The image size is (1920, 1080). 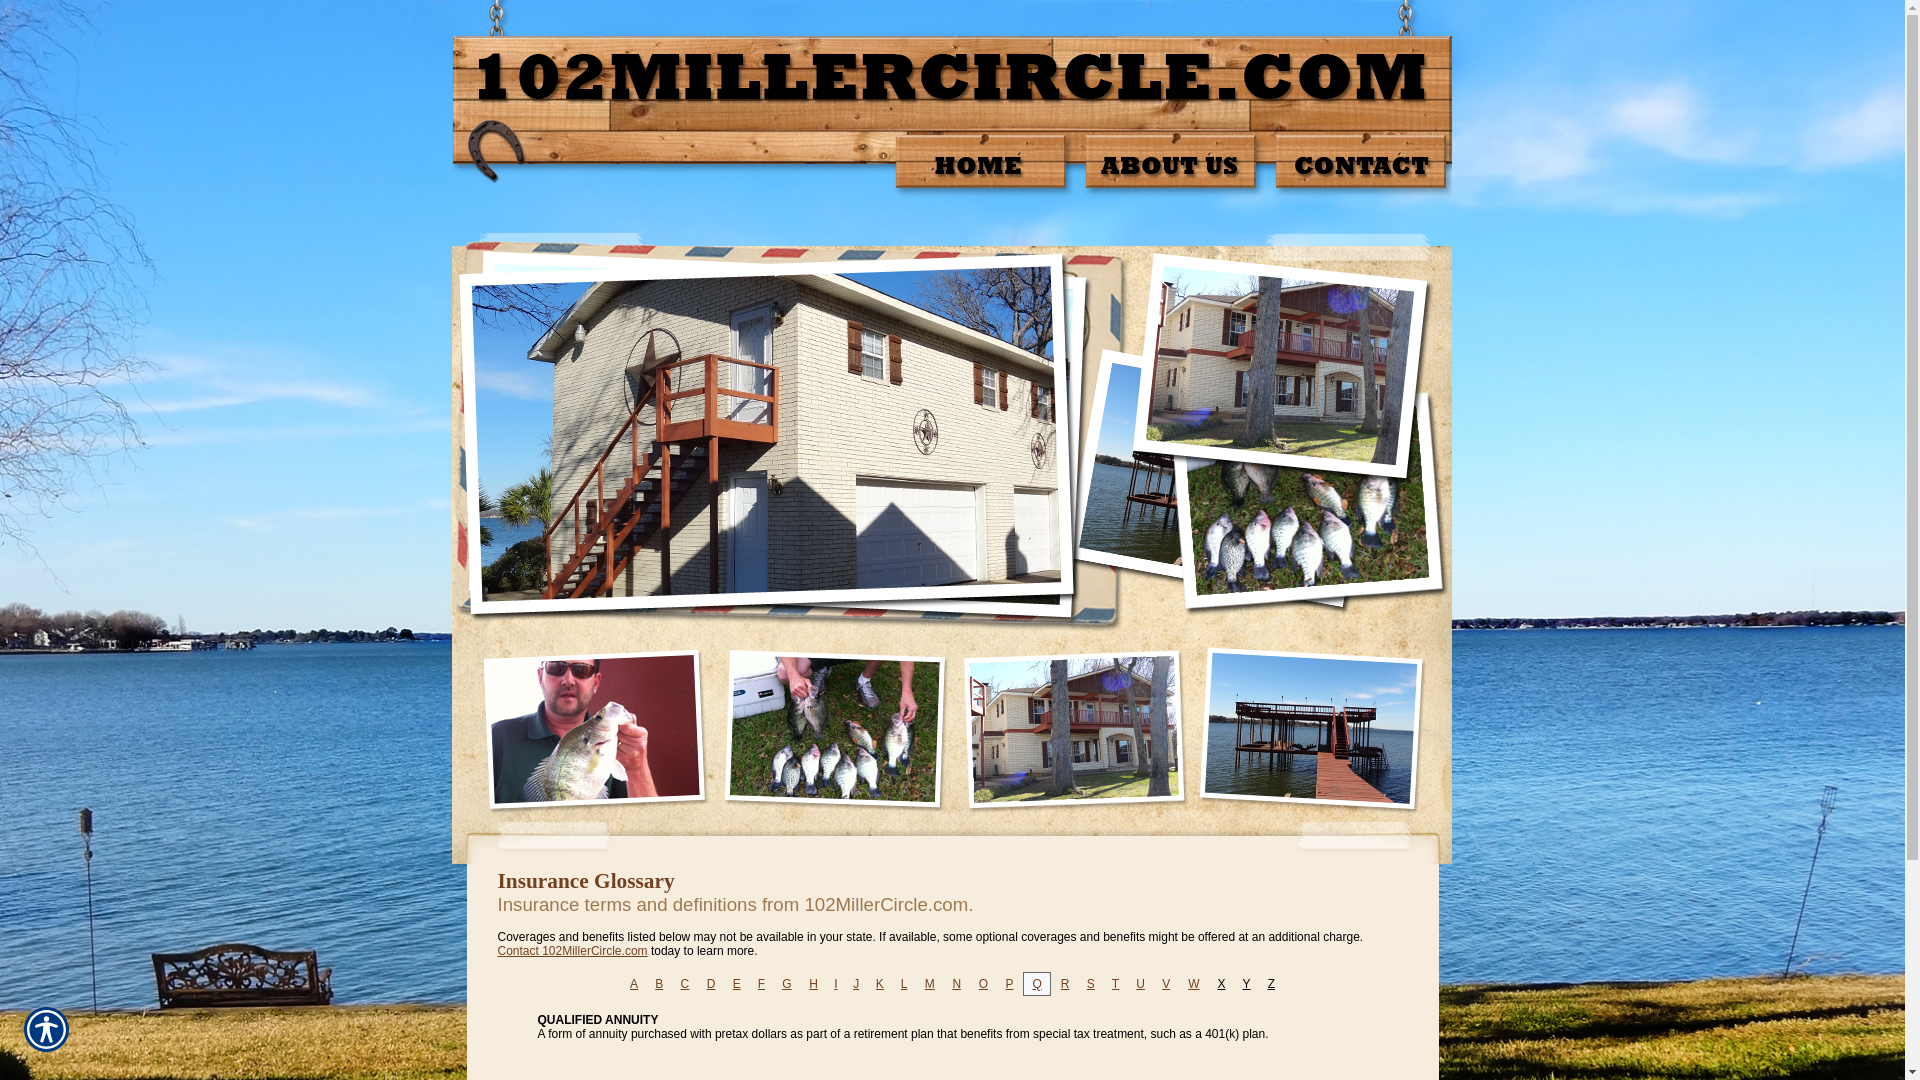 What do you see at coordinates (785, 982) in the screenshot?
I see `'G'` at bounding box center [785, 982].